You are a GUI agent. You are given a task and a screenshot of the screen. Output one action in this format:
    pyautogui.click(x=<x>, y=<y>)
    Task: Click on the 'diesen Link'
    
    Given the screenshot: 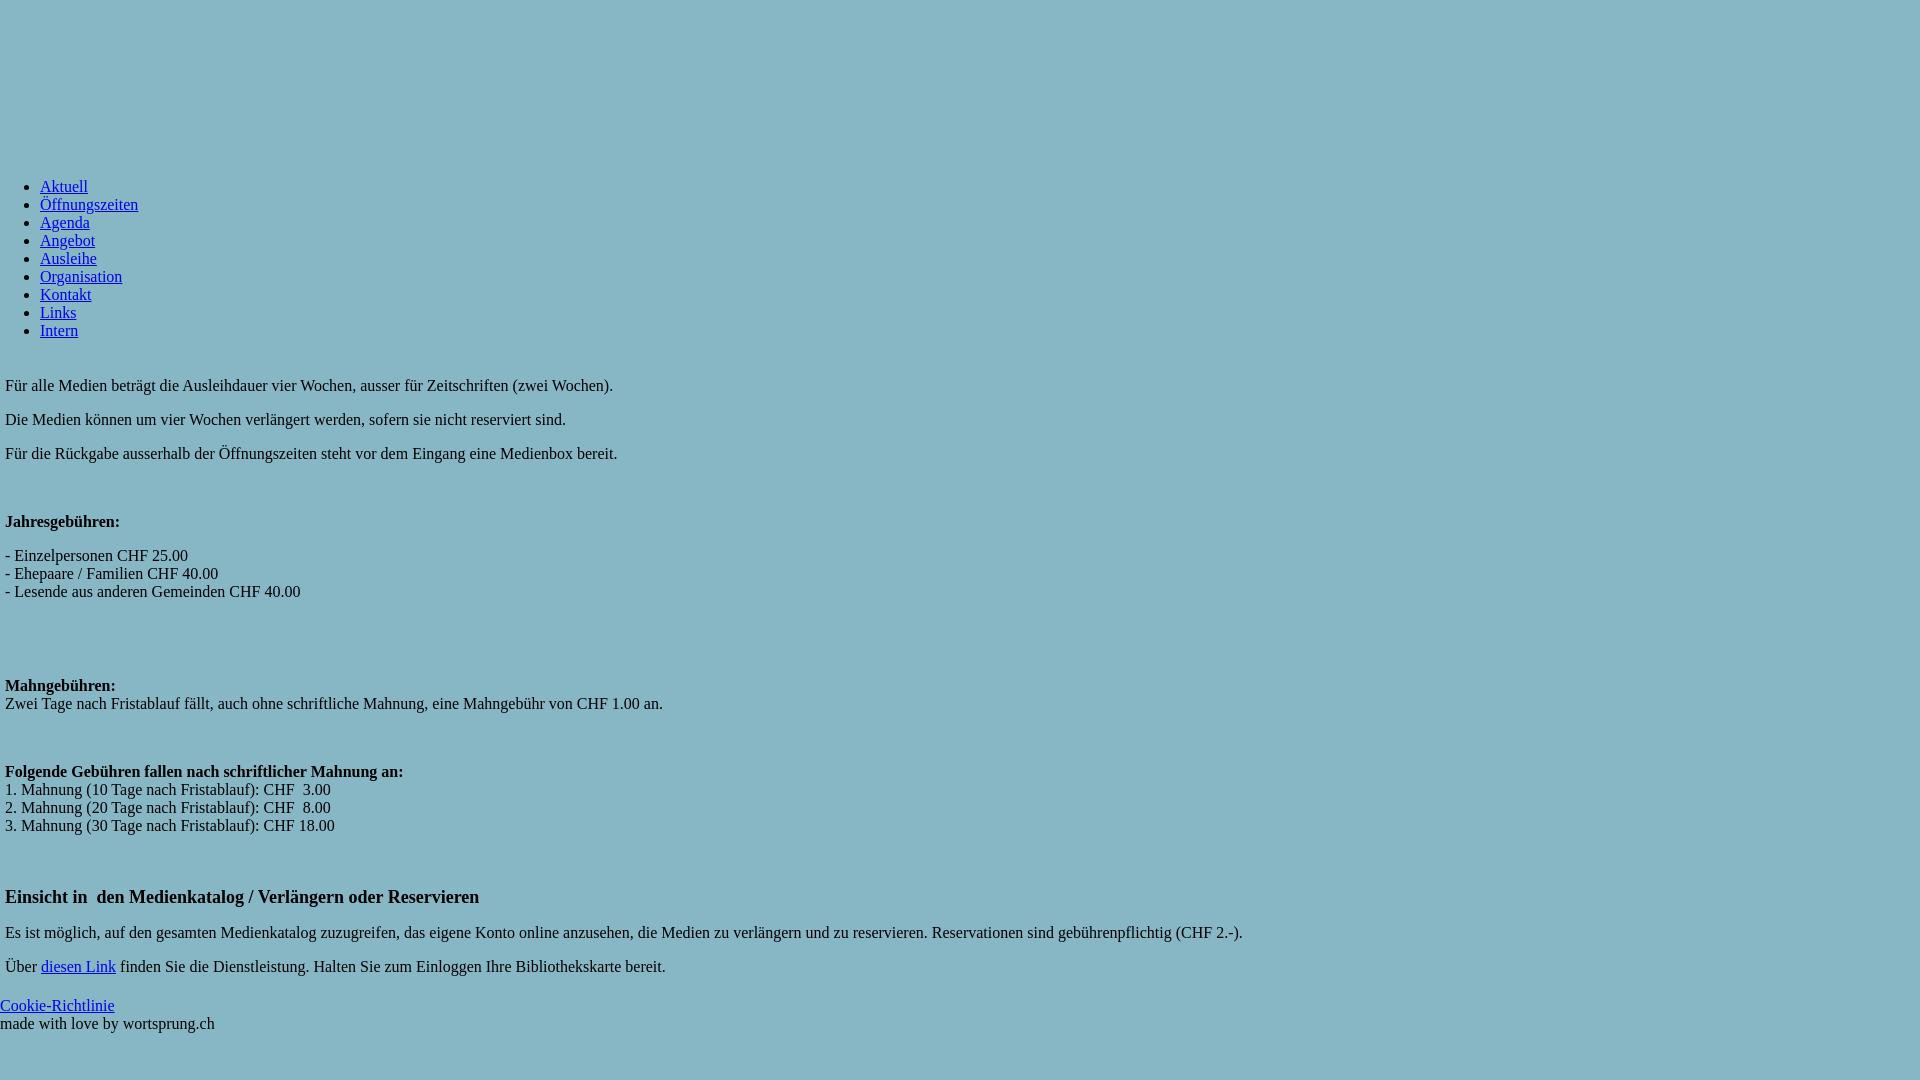 What is the action you would take?
    pyautogui.click(x=78, y=965)
    